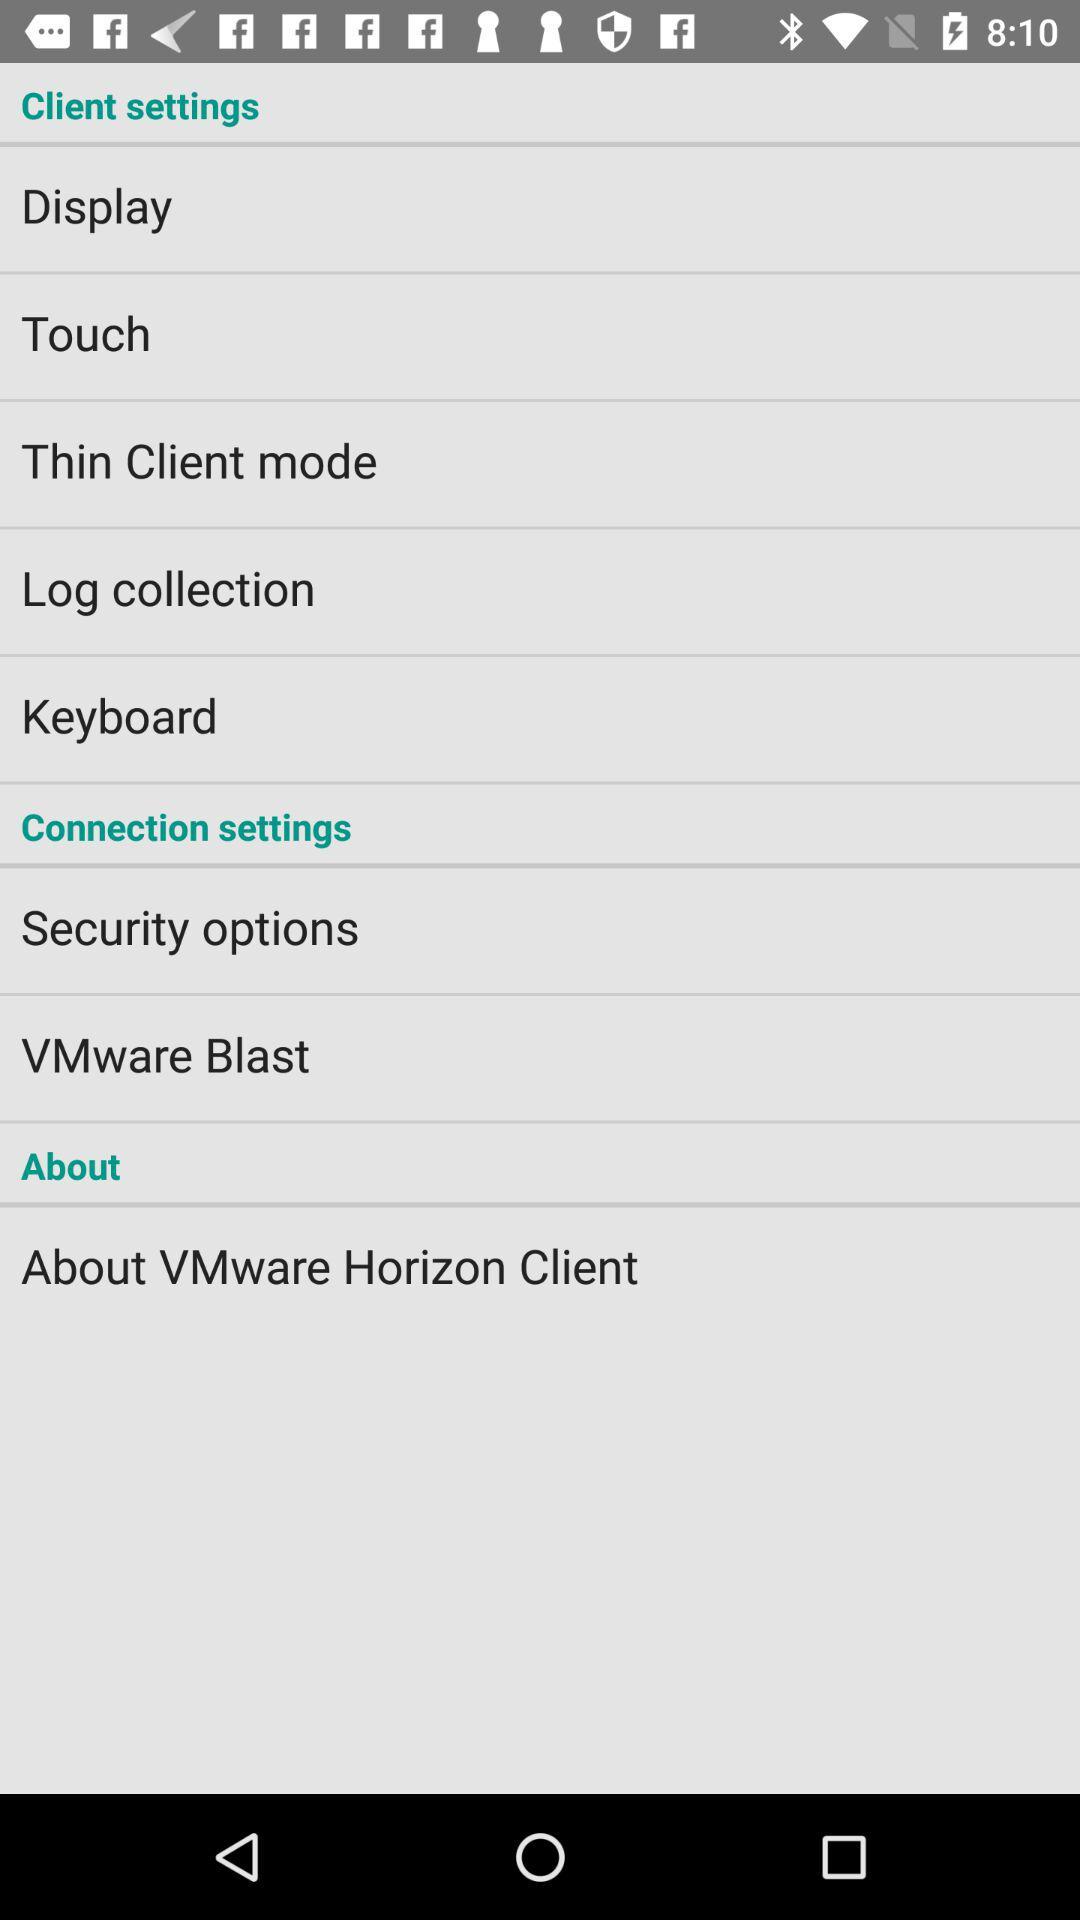 The width and height of the screenshot is (1080, 1920). I want to click on the keyboard item, so click(540, 701).